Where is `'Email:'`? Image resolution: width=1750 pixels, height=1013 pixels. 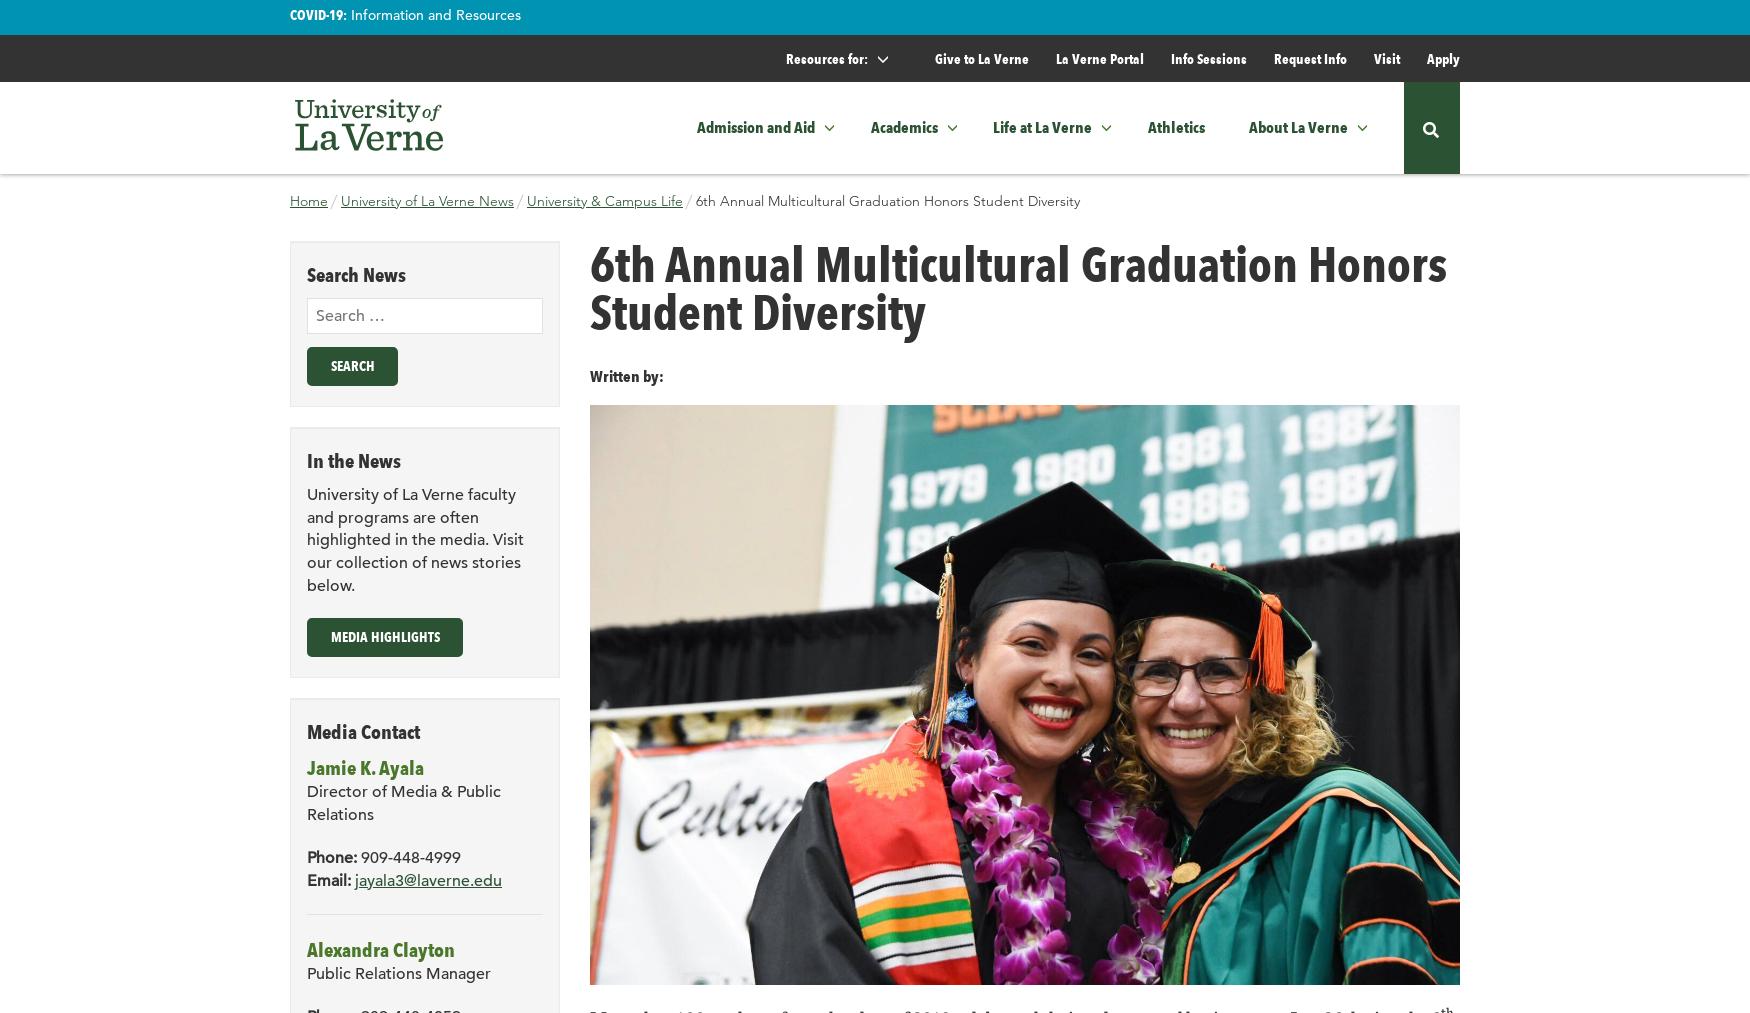 'Email:' is located at coordinates (305, 878).